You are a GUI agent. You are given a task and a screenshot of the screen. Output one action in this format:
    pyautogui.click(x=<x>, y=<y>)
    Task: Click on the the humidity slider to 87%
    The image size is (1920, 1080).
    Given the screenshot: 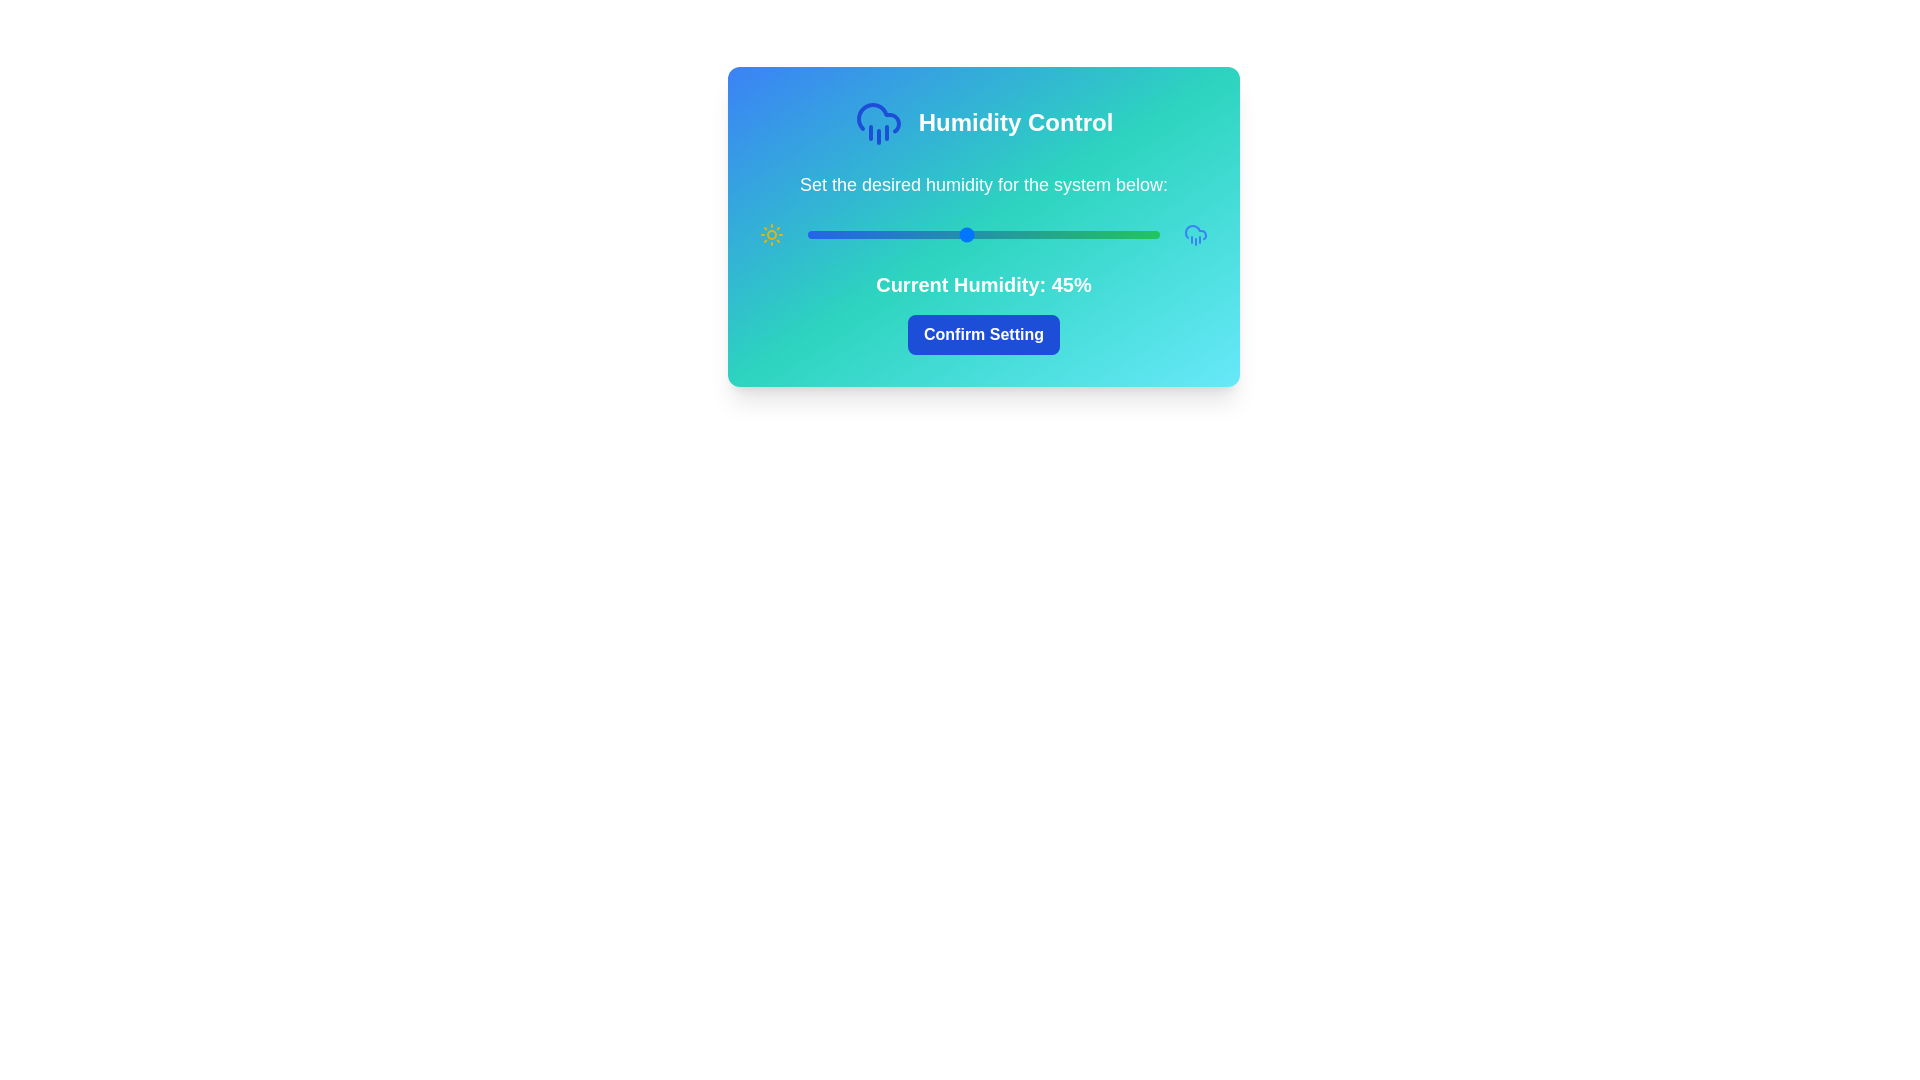 What is the action you would take?
    pyautogui.click(x=1113, y=234)
    